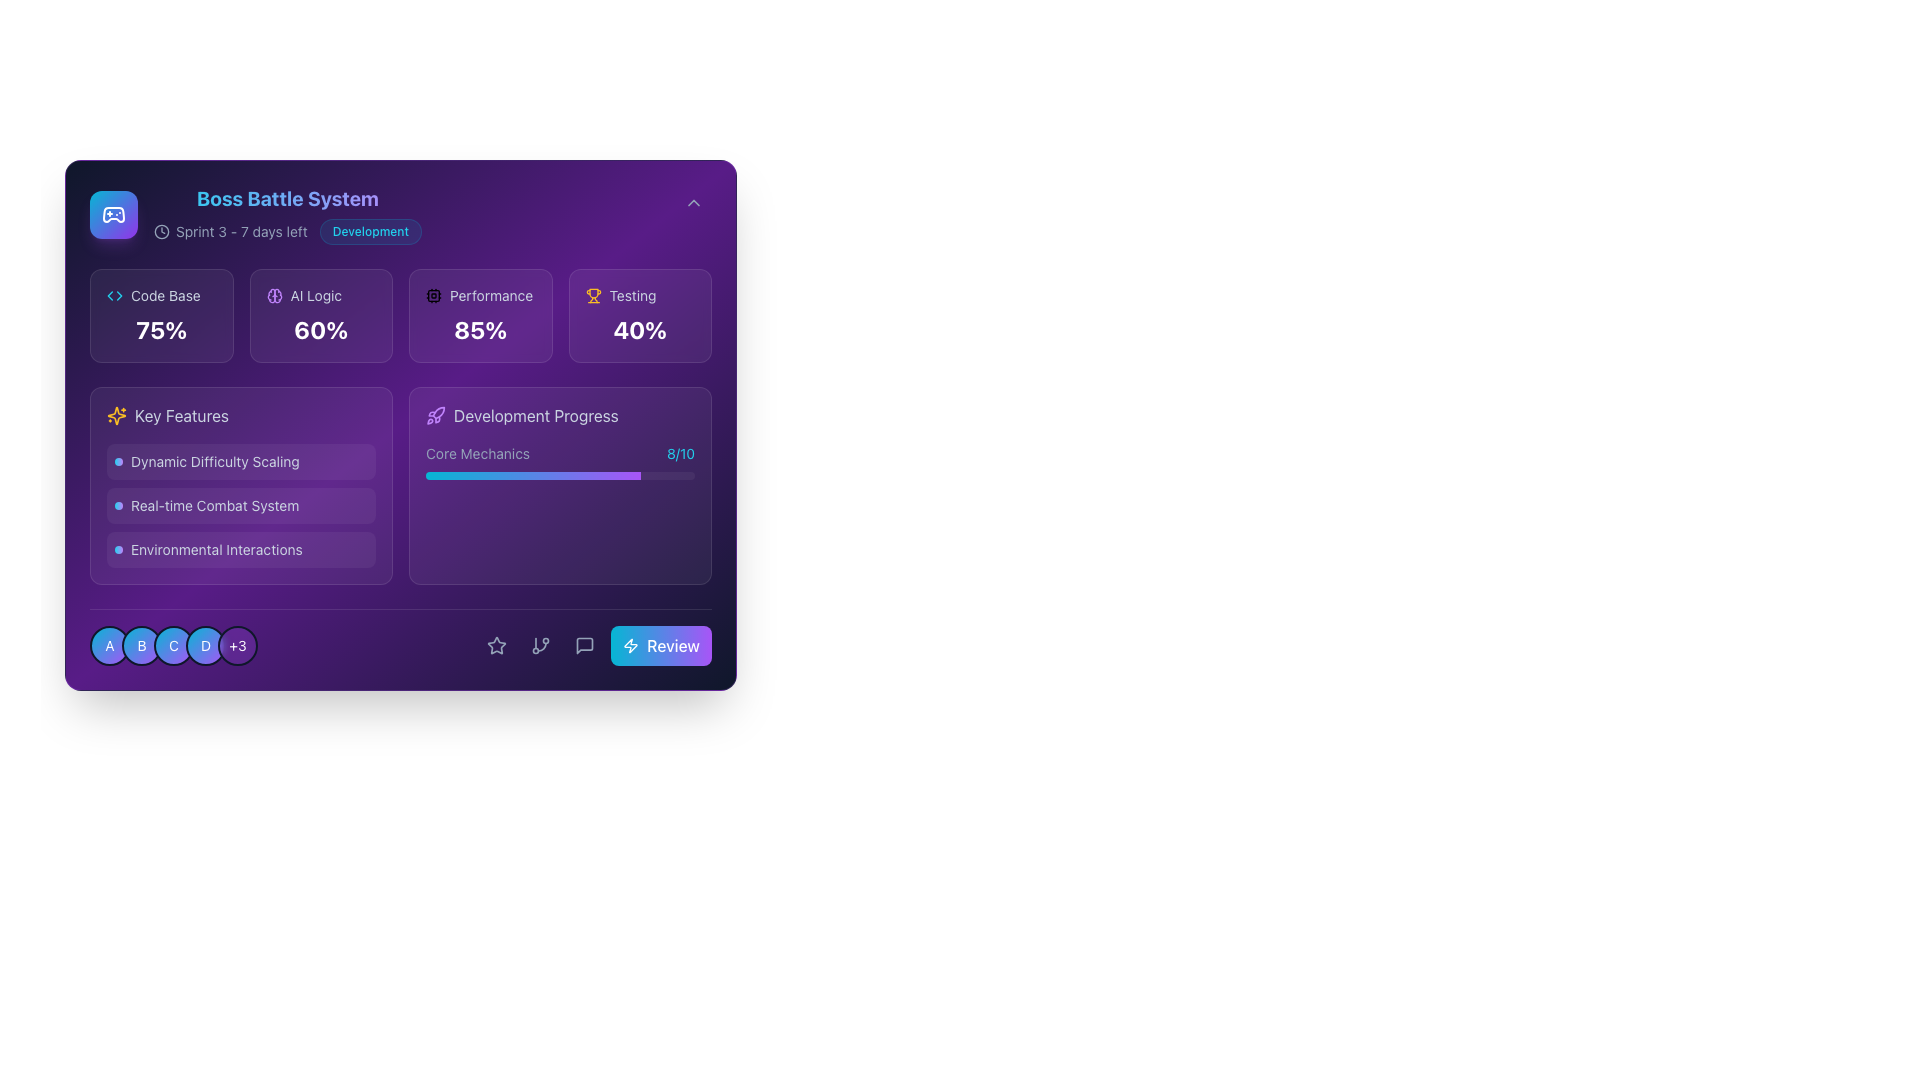  I want to click on the lightning bolt icon located in the bottom section of the interface, positioned between the speech bubble icon and the star icon, so click(630, 645).